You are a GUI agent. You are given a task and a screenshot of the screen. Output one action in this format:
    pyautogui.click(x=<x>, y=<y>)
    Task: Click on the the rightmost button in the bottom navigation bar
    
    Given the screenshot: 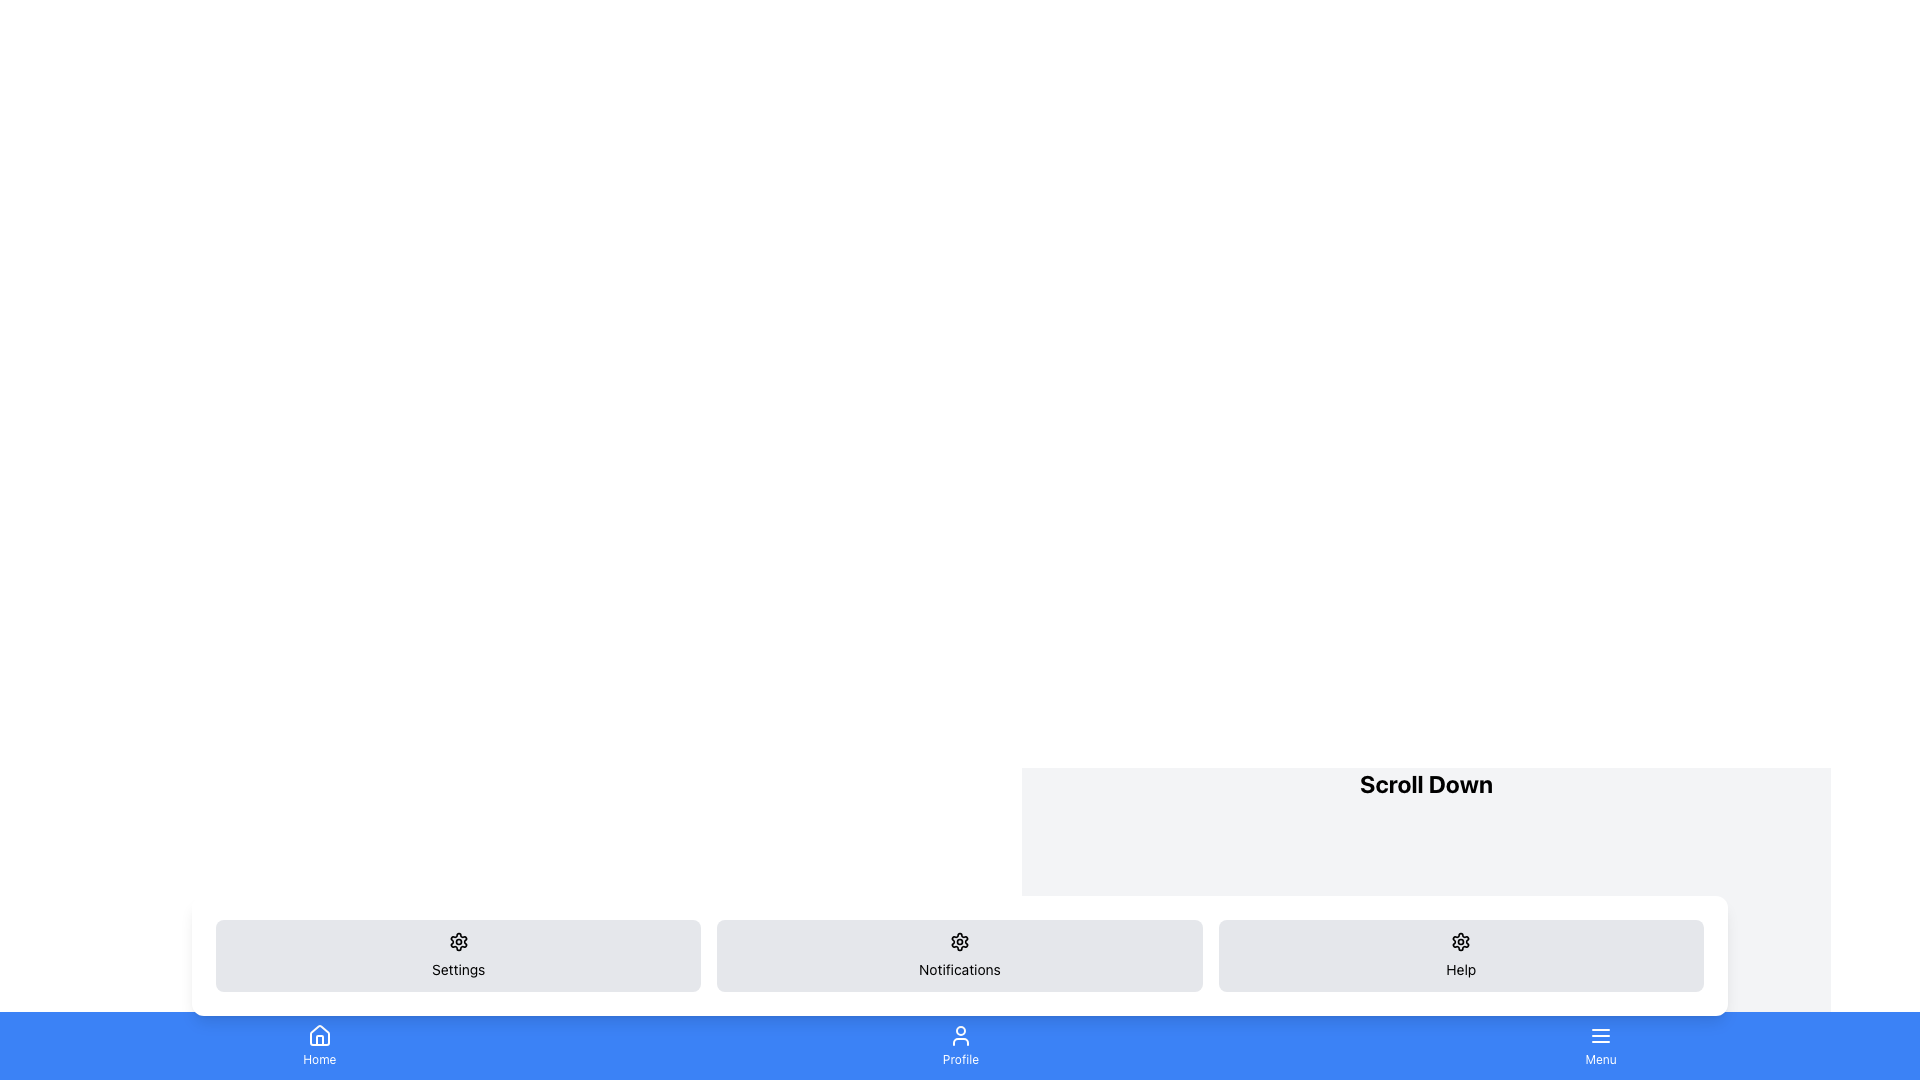 What is the action you would take?
    pyautogui.click(x=1601, y=1044)
    